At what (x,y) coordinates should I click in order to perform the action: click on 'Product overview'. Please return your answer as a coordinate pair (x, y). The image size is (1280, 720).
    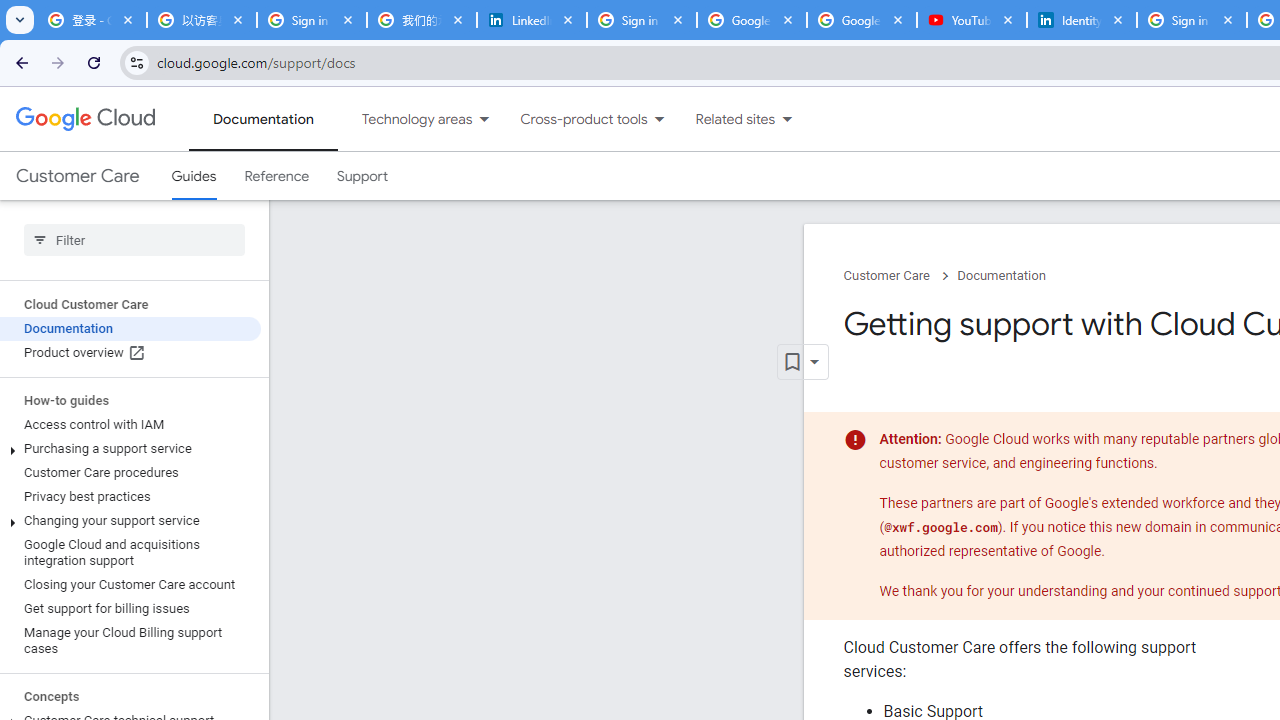
    Looking at the image, I should click on (129, 352).